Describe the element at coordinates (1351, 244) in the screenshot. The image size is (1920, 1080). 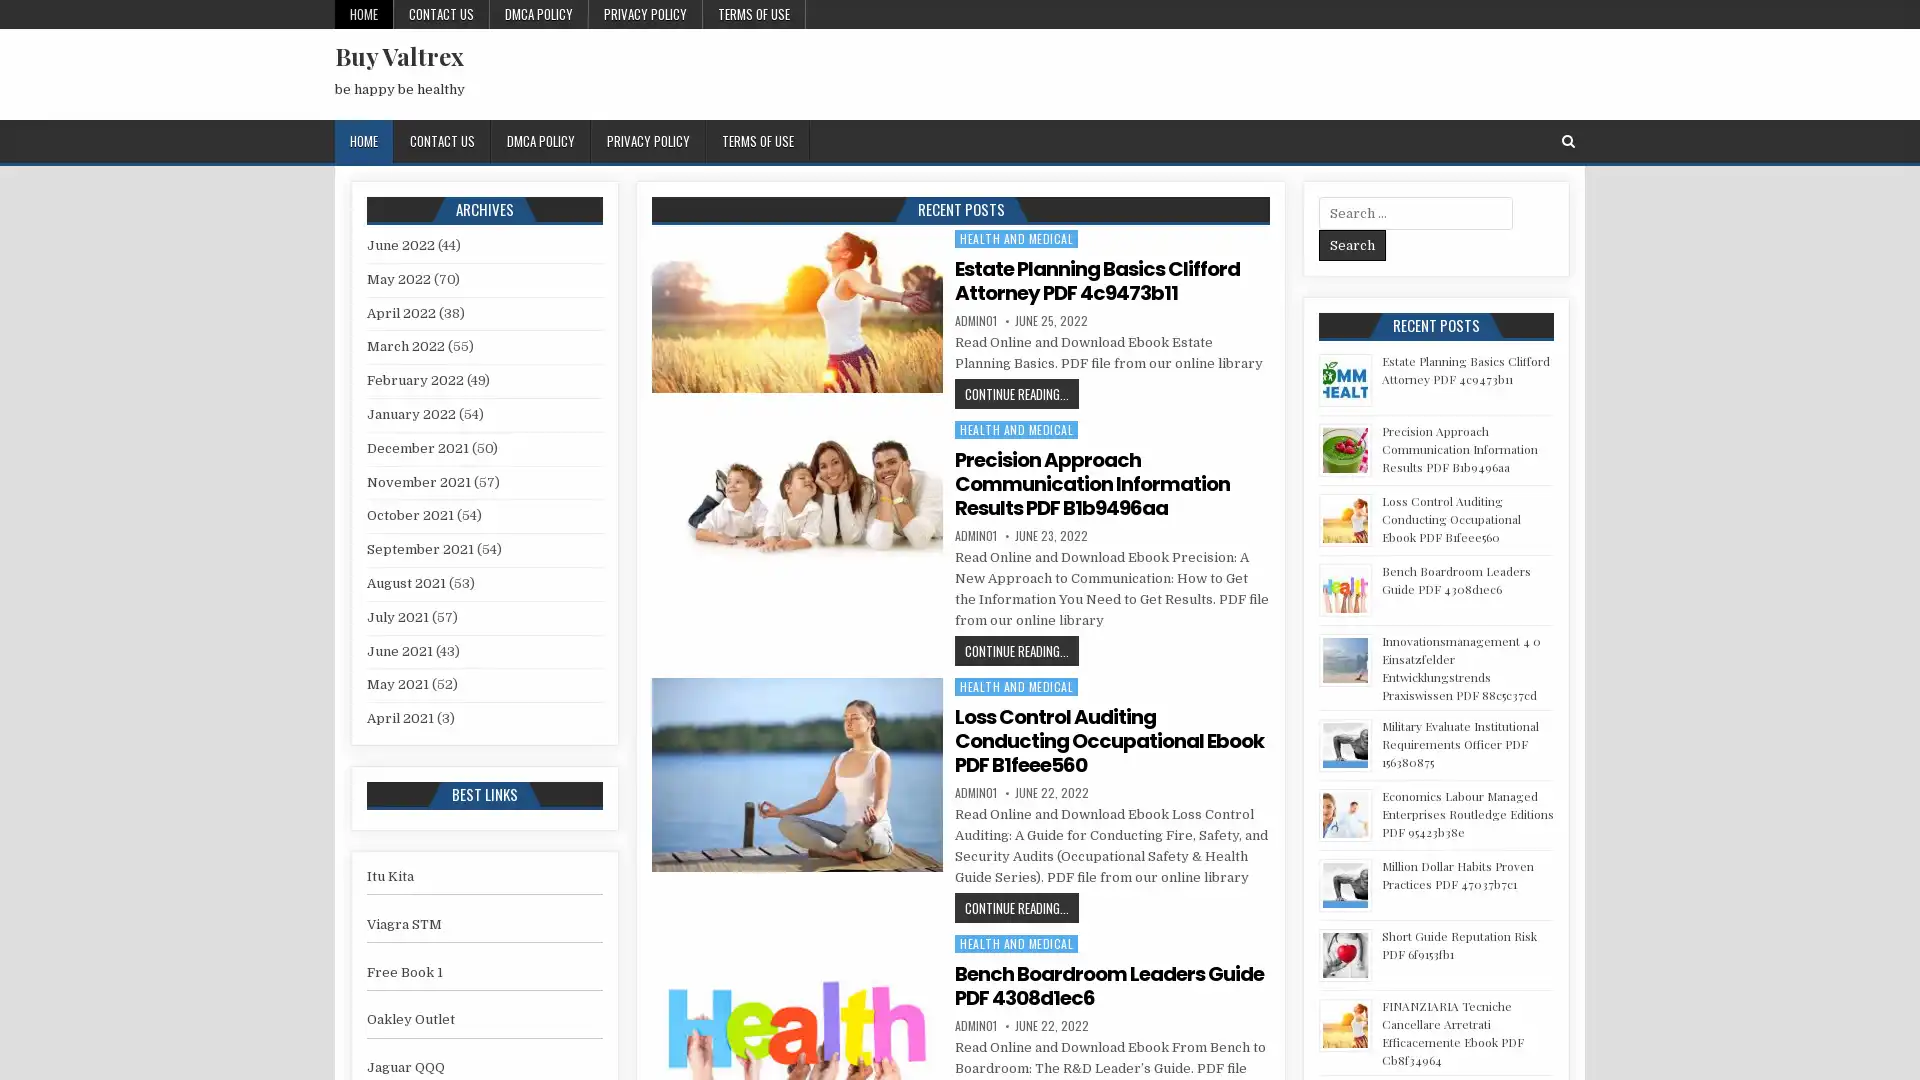
I see `Search` at that location.